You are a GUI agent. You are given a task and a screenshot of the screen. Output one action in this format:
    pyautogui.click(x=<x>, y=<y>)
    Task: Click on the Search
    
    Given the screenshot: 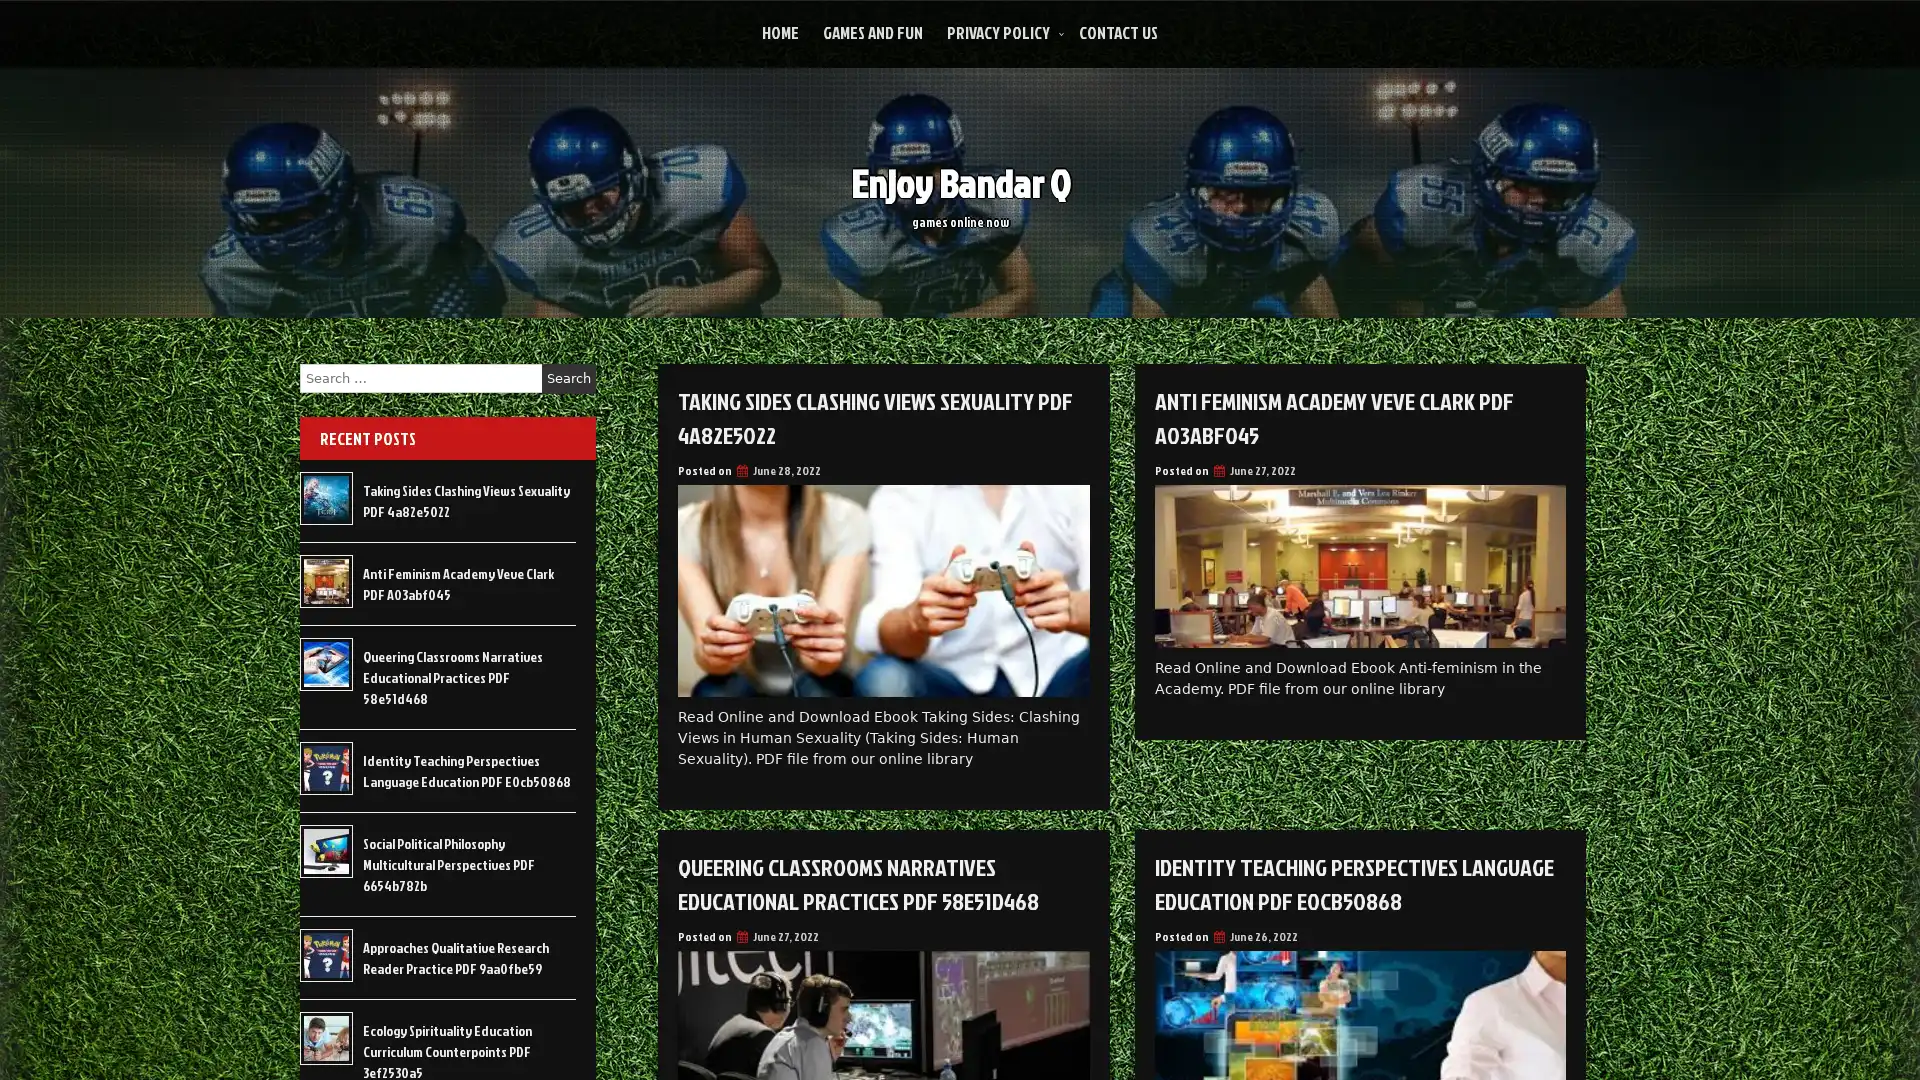 What is the action you would take?
    pyautogui.click(x=568, y=378)
    